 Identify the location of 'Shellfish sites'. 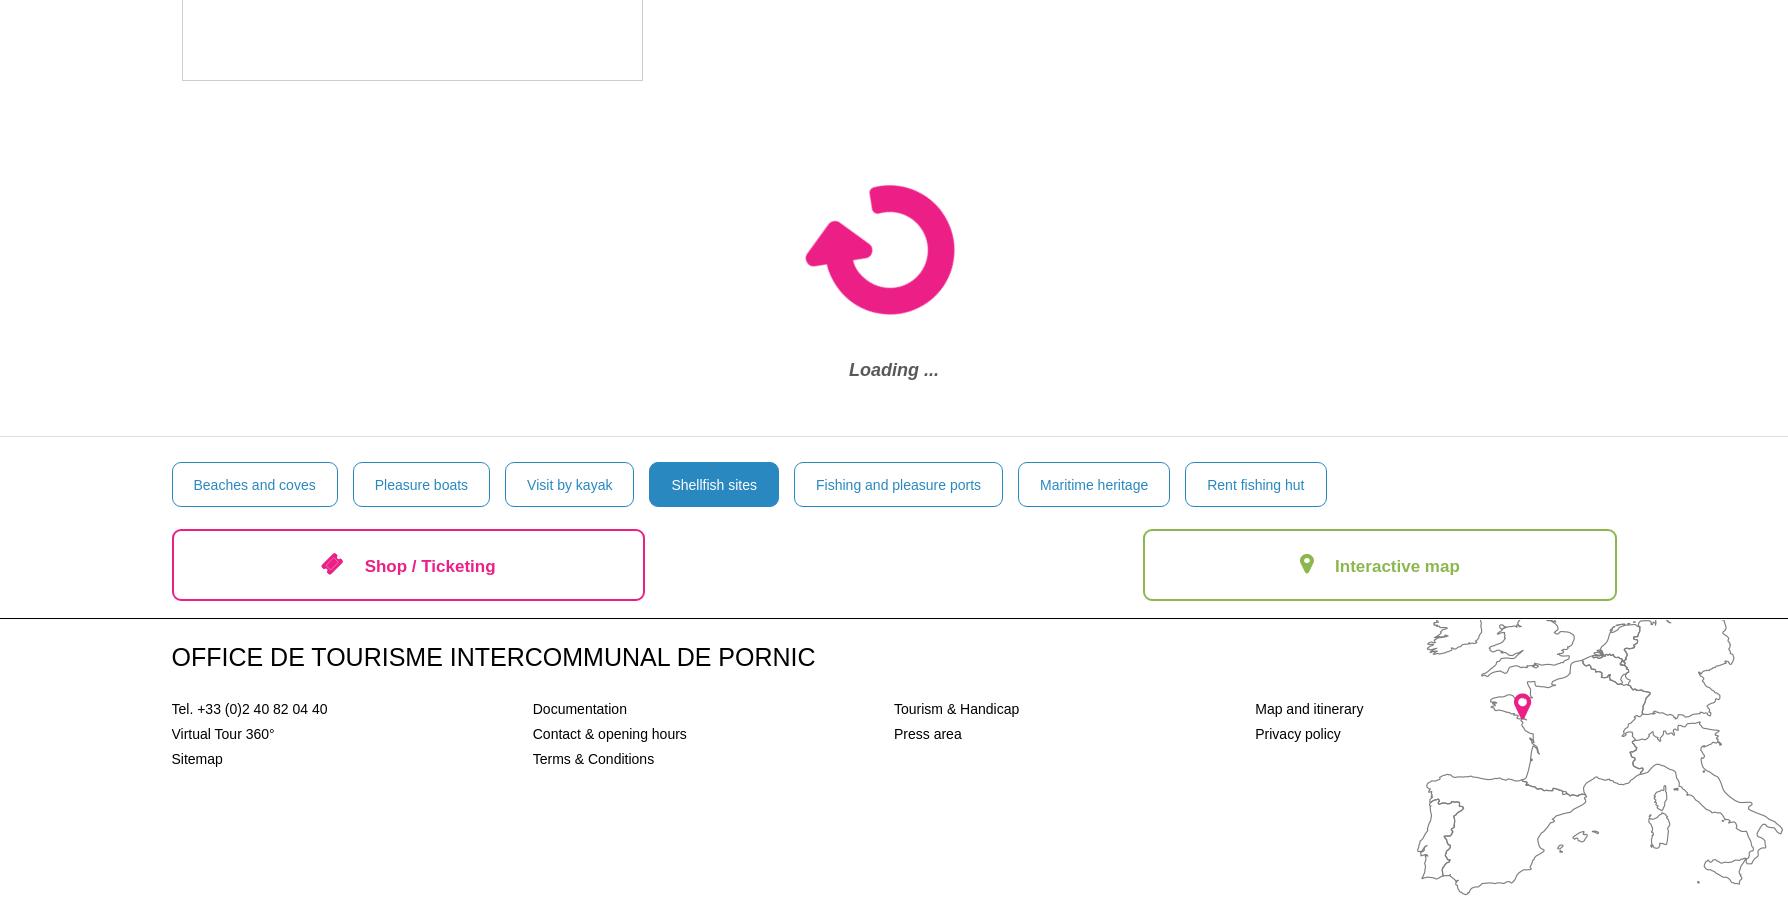
(712, 483).